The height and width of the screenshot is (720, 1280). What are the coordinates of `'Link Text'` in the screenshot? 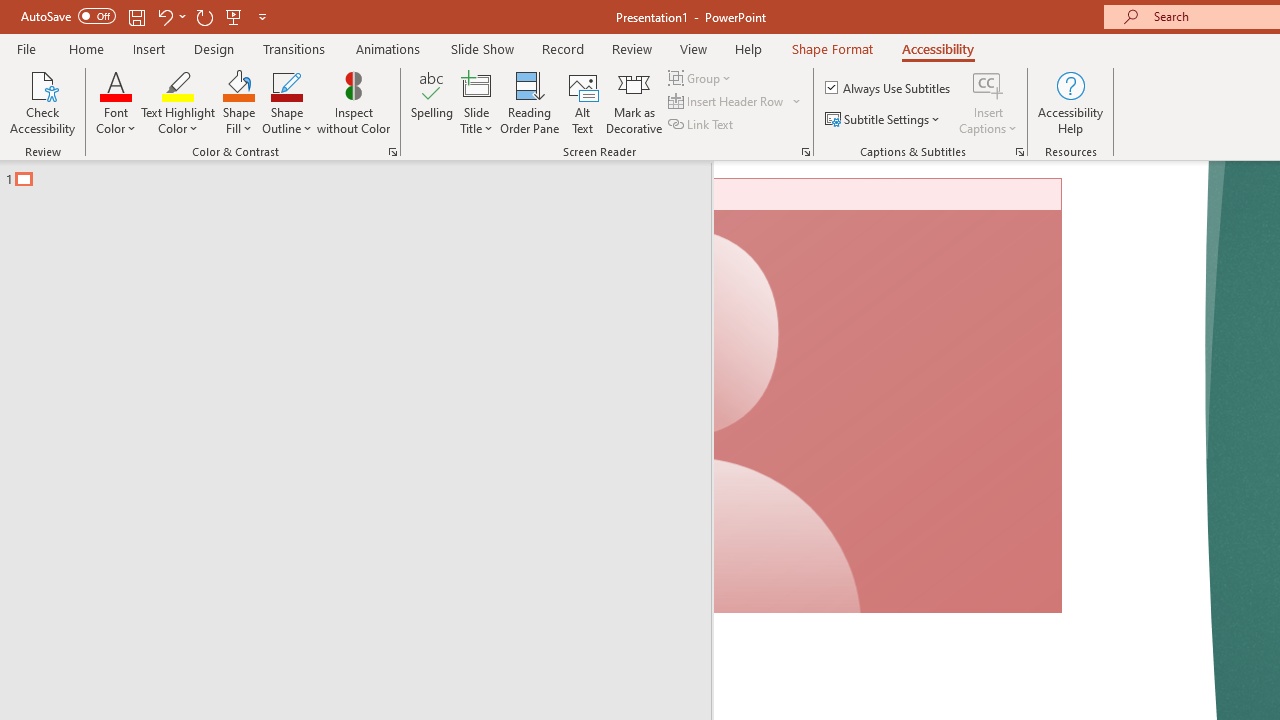 It's located at (702, 124).